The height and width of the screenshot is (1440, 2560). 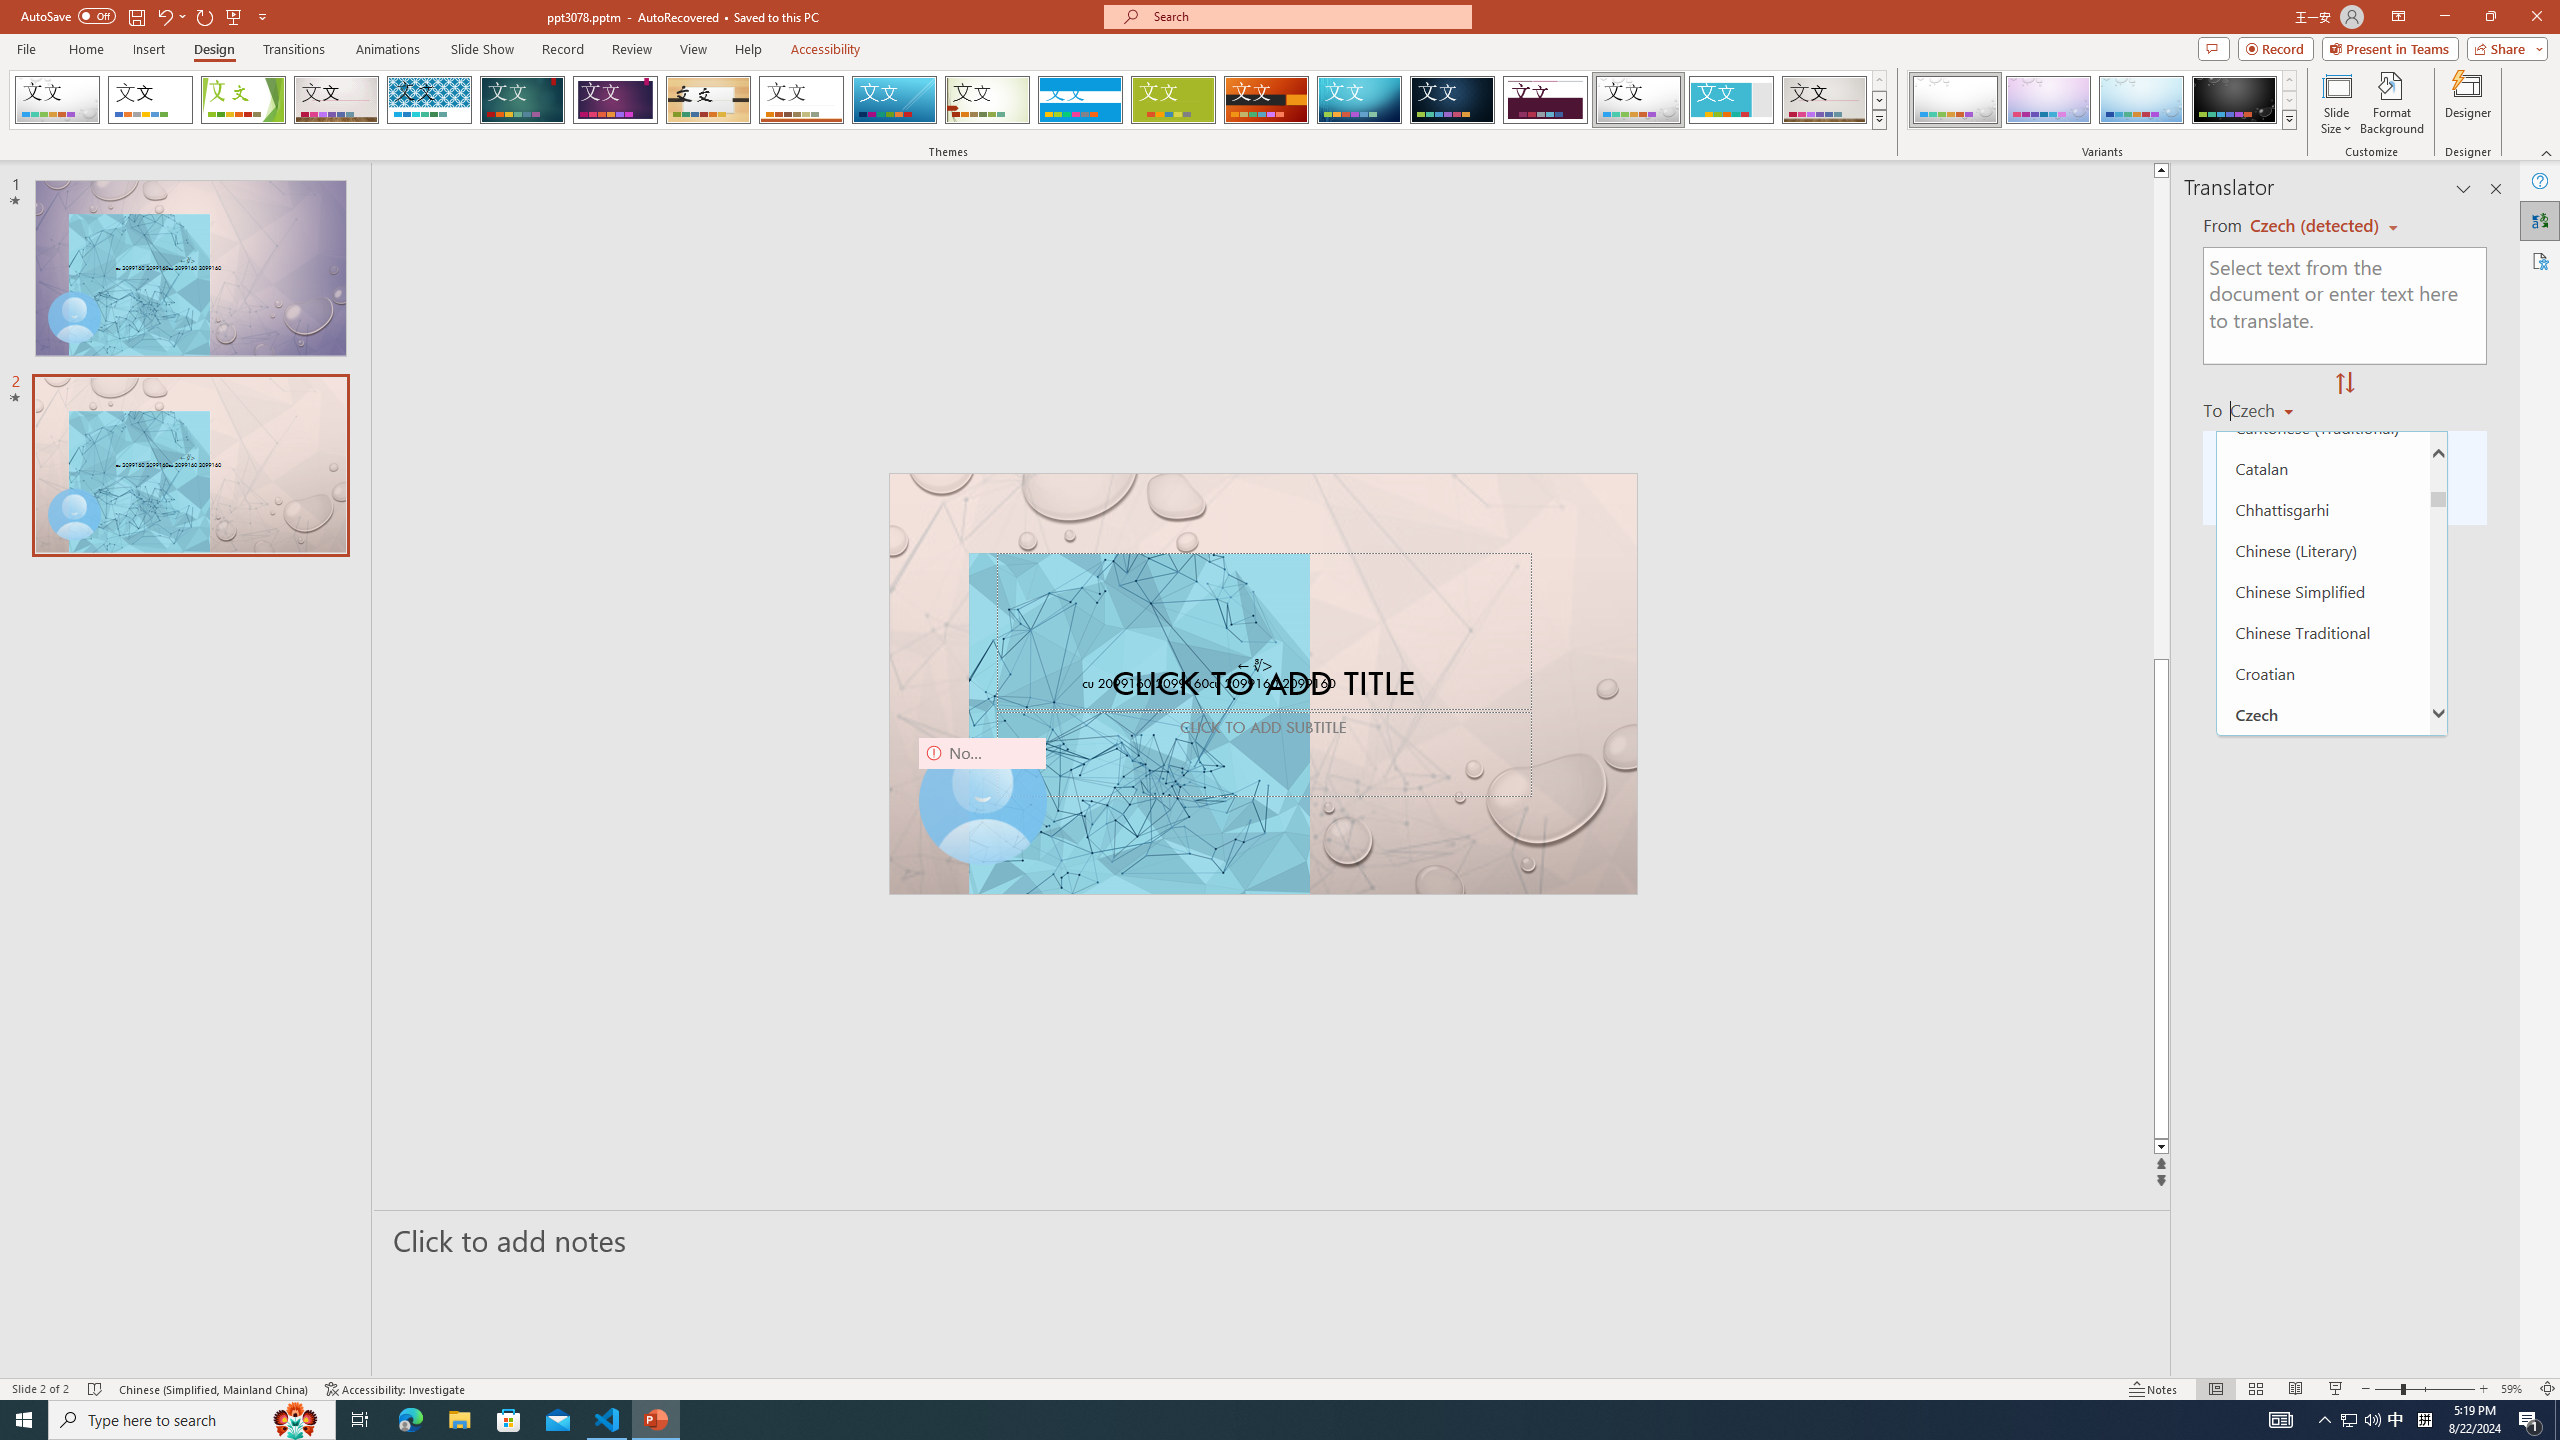 What do you see at coordinates (709, 99) in the screenshot?
I see `'Organic'` at bounding box center [709, 99].